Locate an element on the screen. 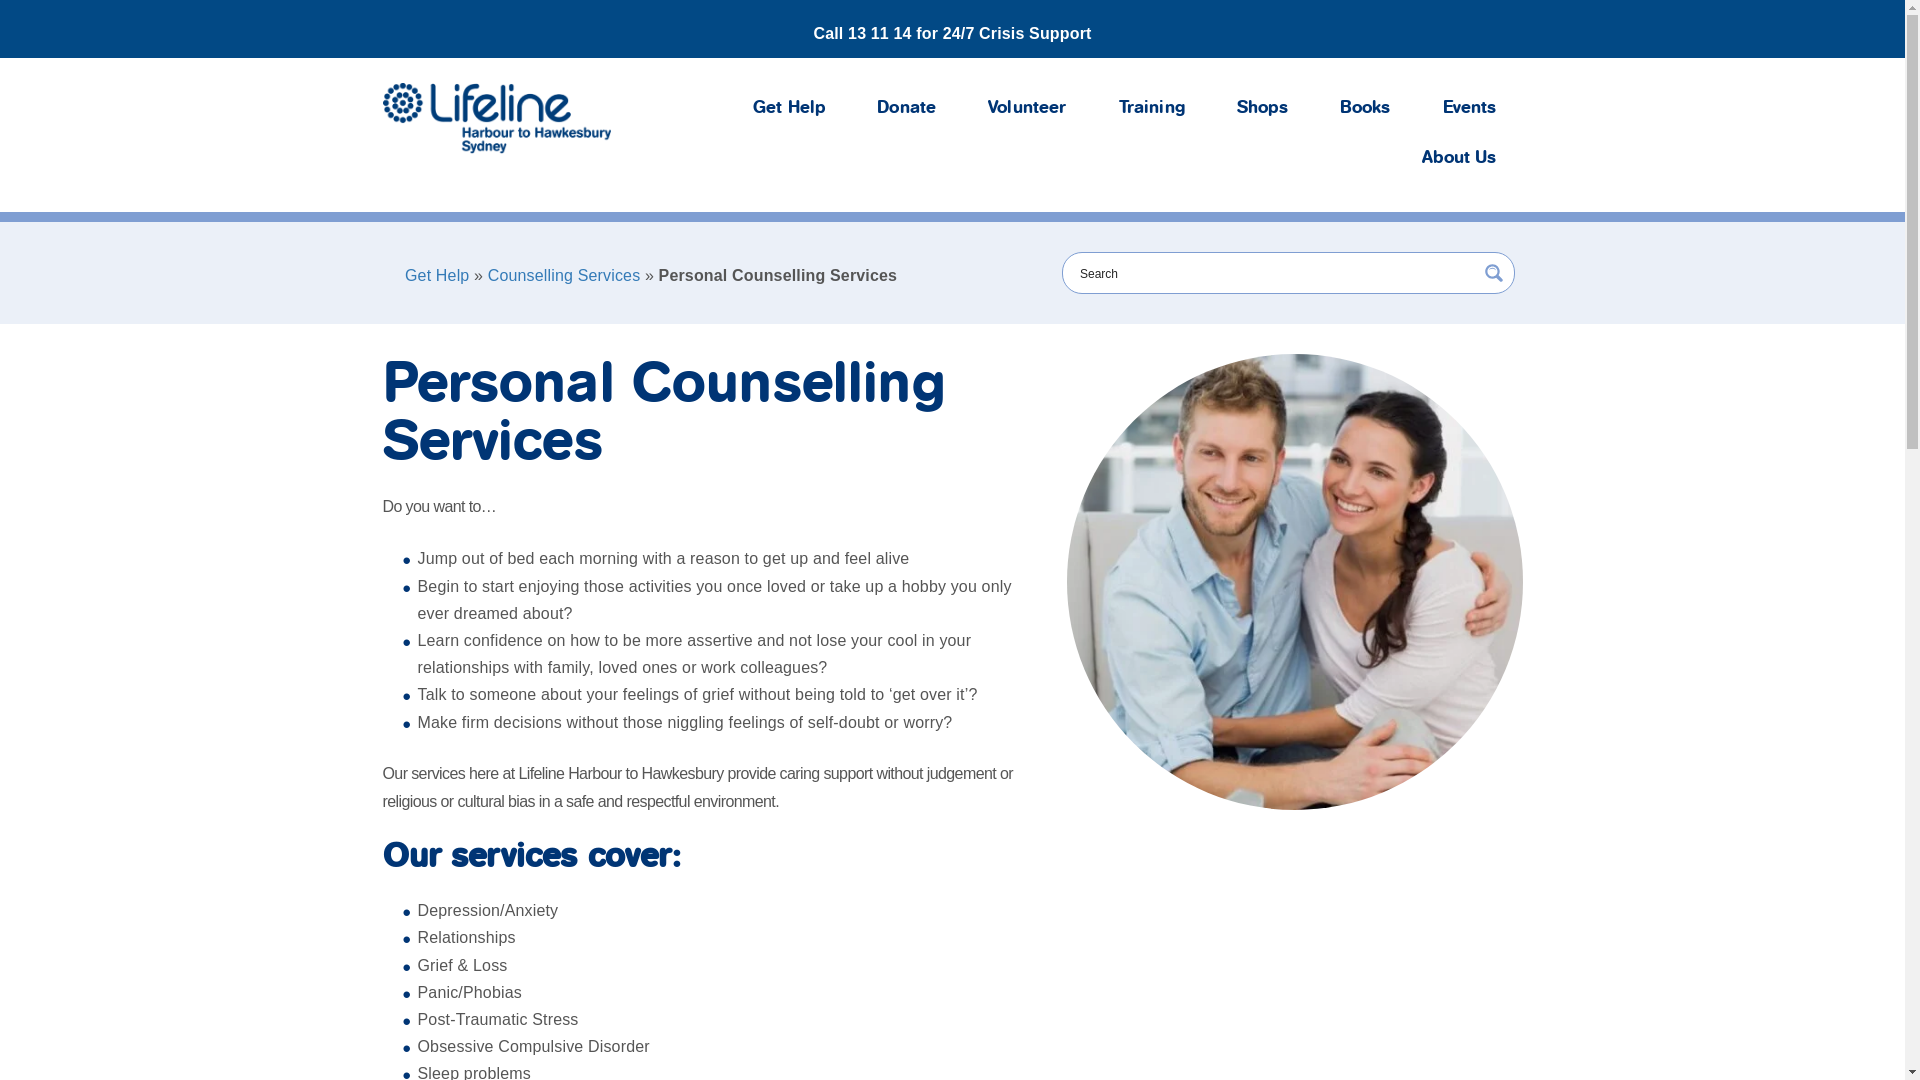 This screenshot has height=1080, width=1920. 'Counselling Services' is located at coordinates (488, 275).